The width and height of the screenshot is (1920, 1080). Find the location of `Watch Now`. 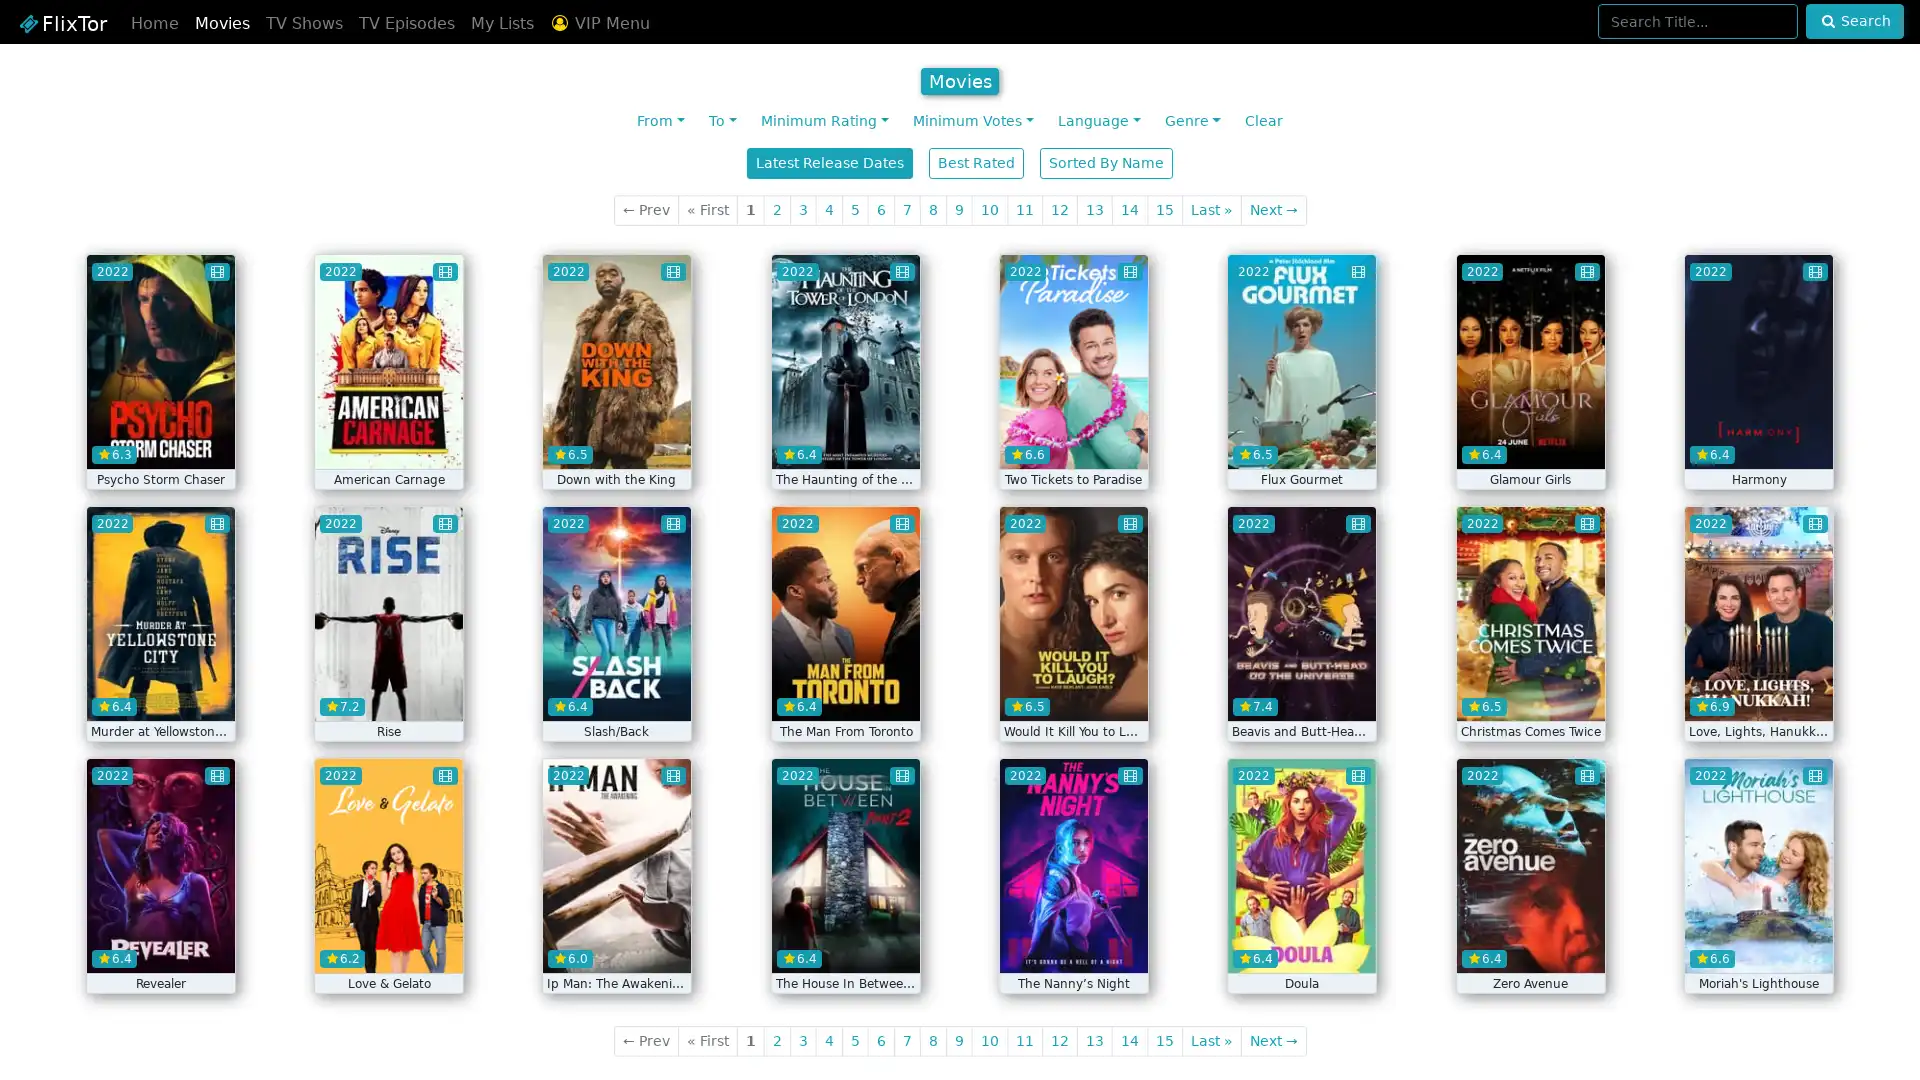

Watch Now is located at coordinates (1072, 438).